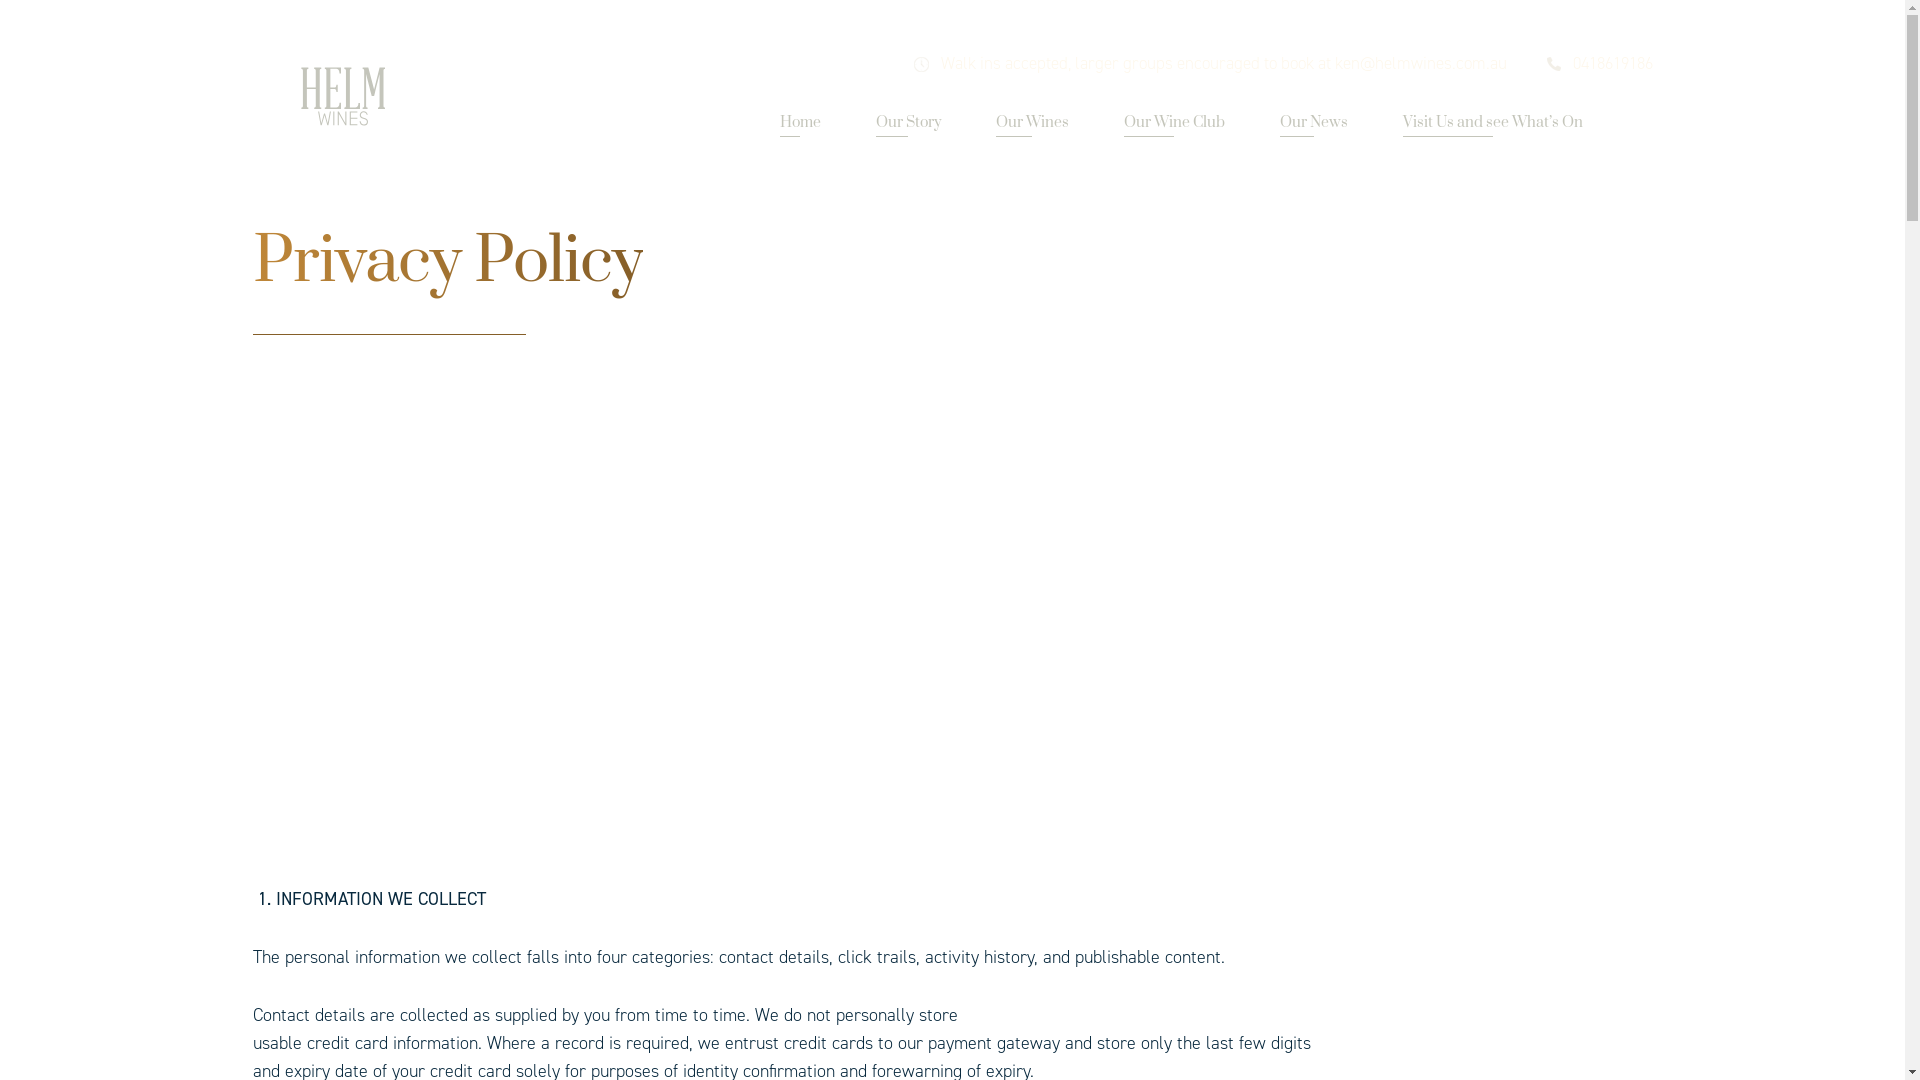  Describe the element at coordinates (907, 123) in the screenshot. I see `'Our Story'` at that location.